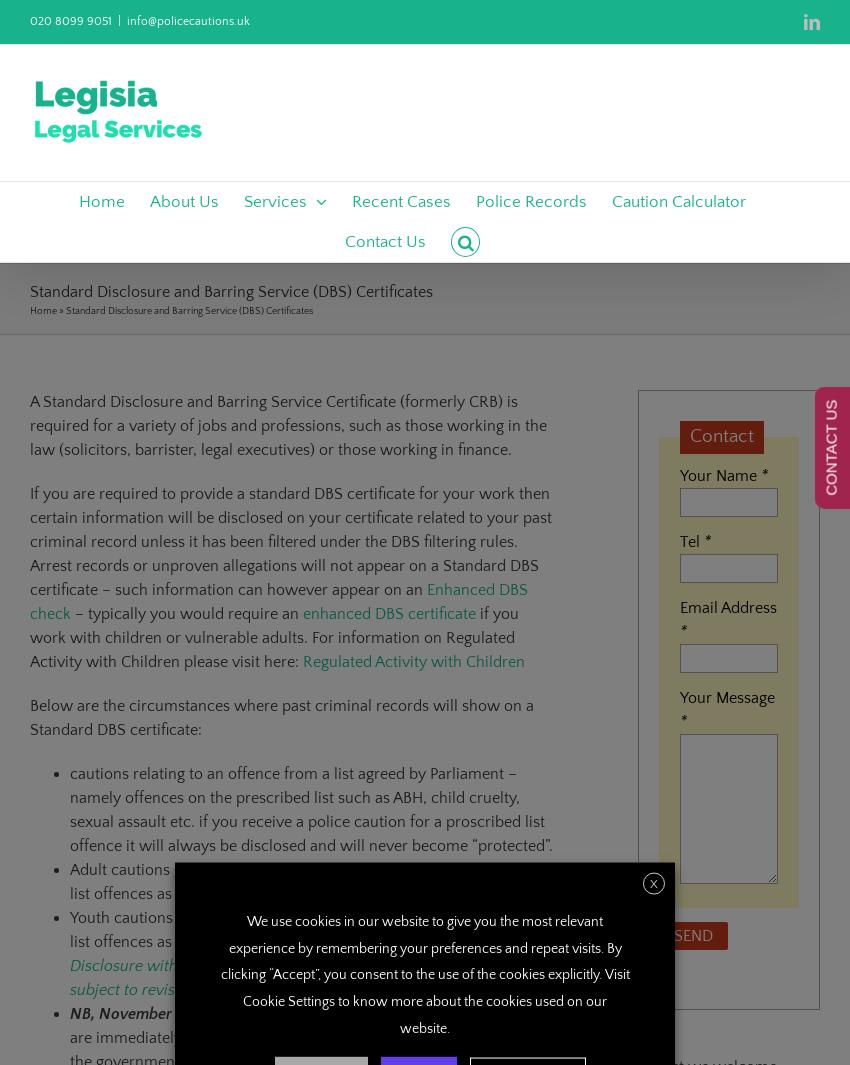  I want to click on 'Adult cautions given less than 6 years ago (unless they are proscribed list offences as above and will always be disclosed)', so click(70, 882).